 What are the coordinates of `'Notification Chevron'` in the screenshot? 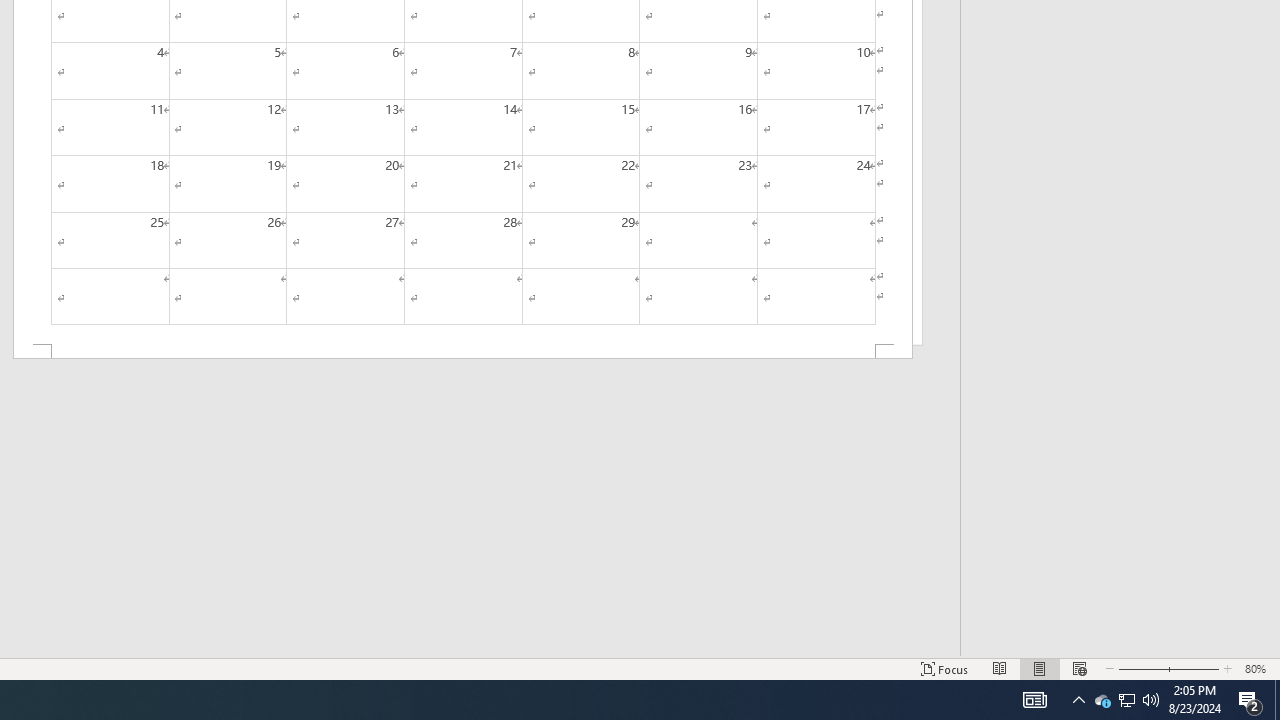 It's located at (1078, 698).